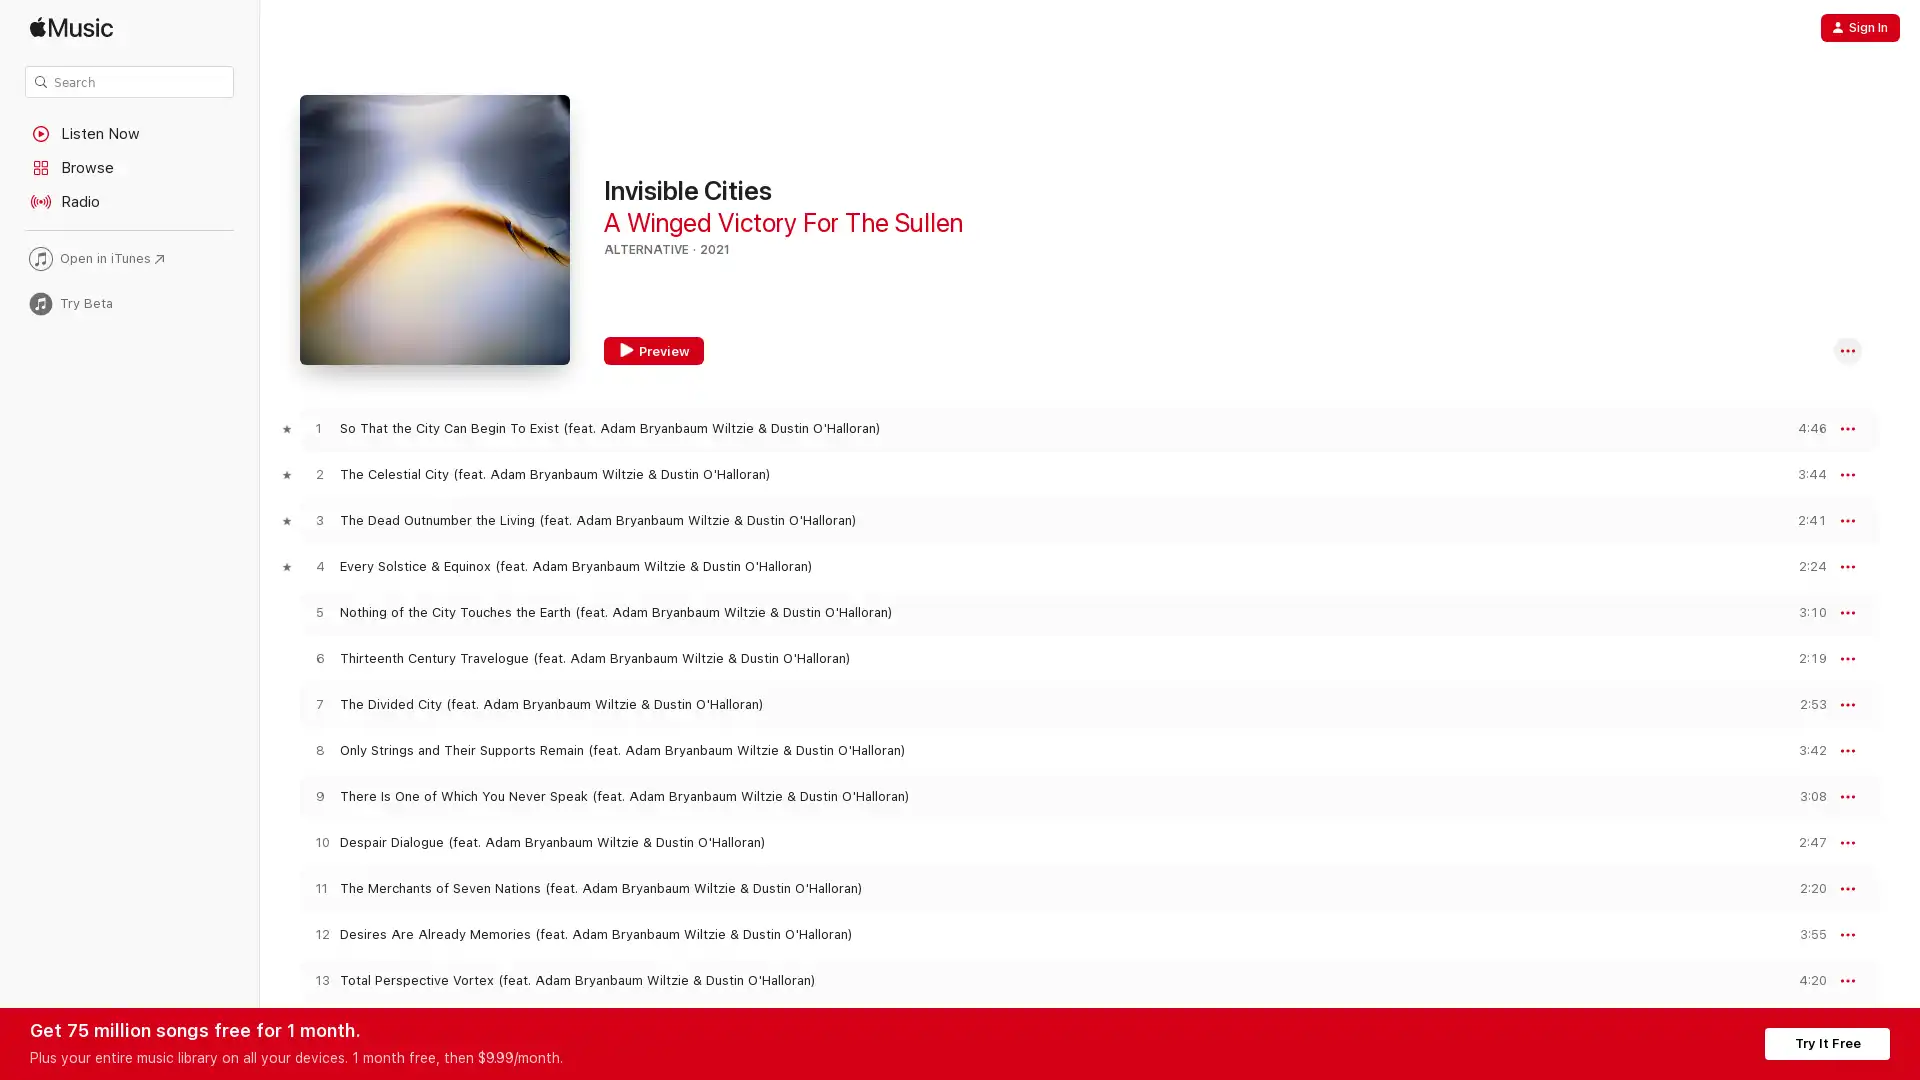 The image size is (1920, 1080). What do you see at coordinates (1847, 704) in the screenshot?
I see `More` at bounding box center [1847, 704].